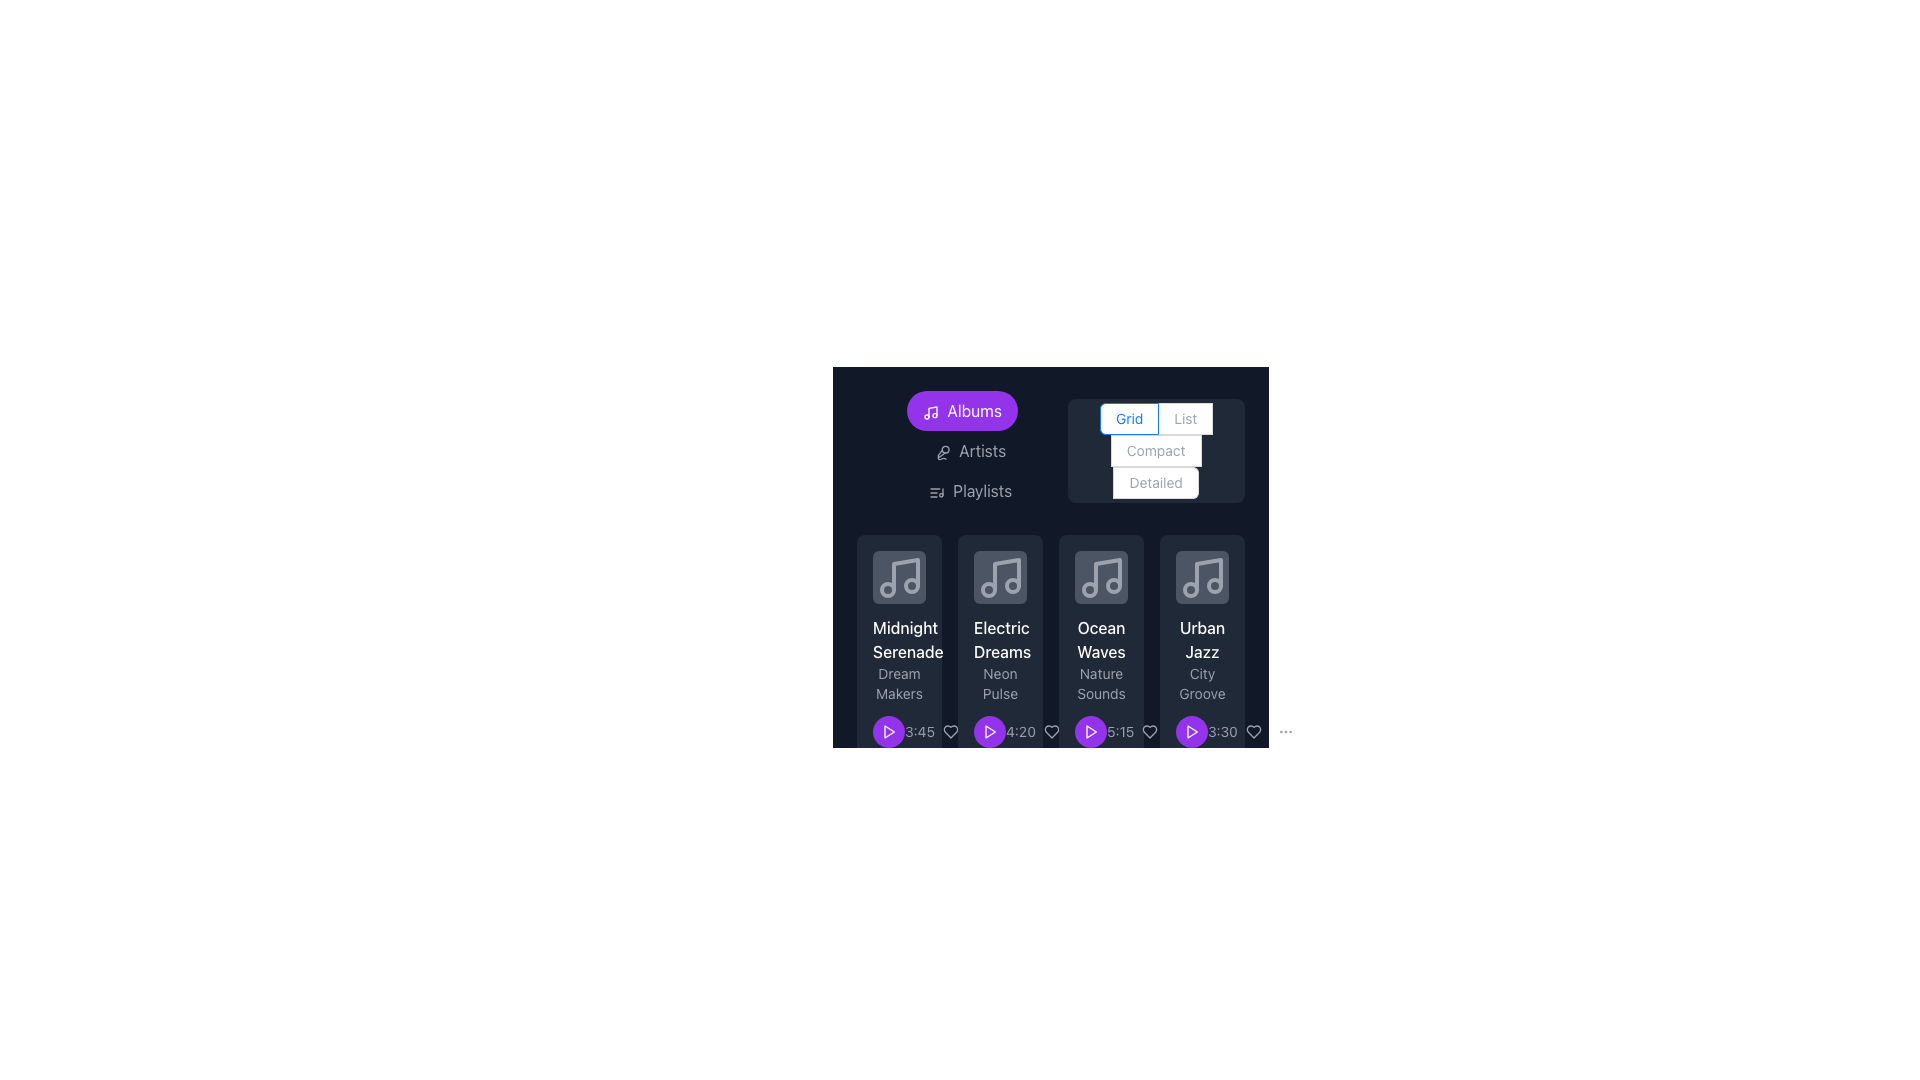 This screenshot has width=1920, height=1080. What do you see at coordinates (1100, 577) in the screenshot?
I see `the gray musical note icon located in the 'Ocean Waves' card, which is the third card in a row of four music album cards` at bounding box center [1100, 577].